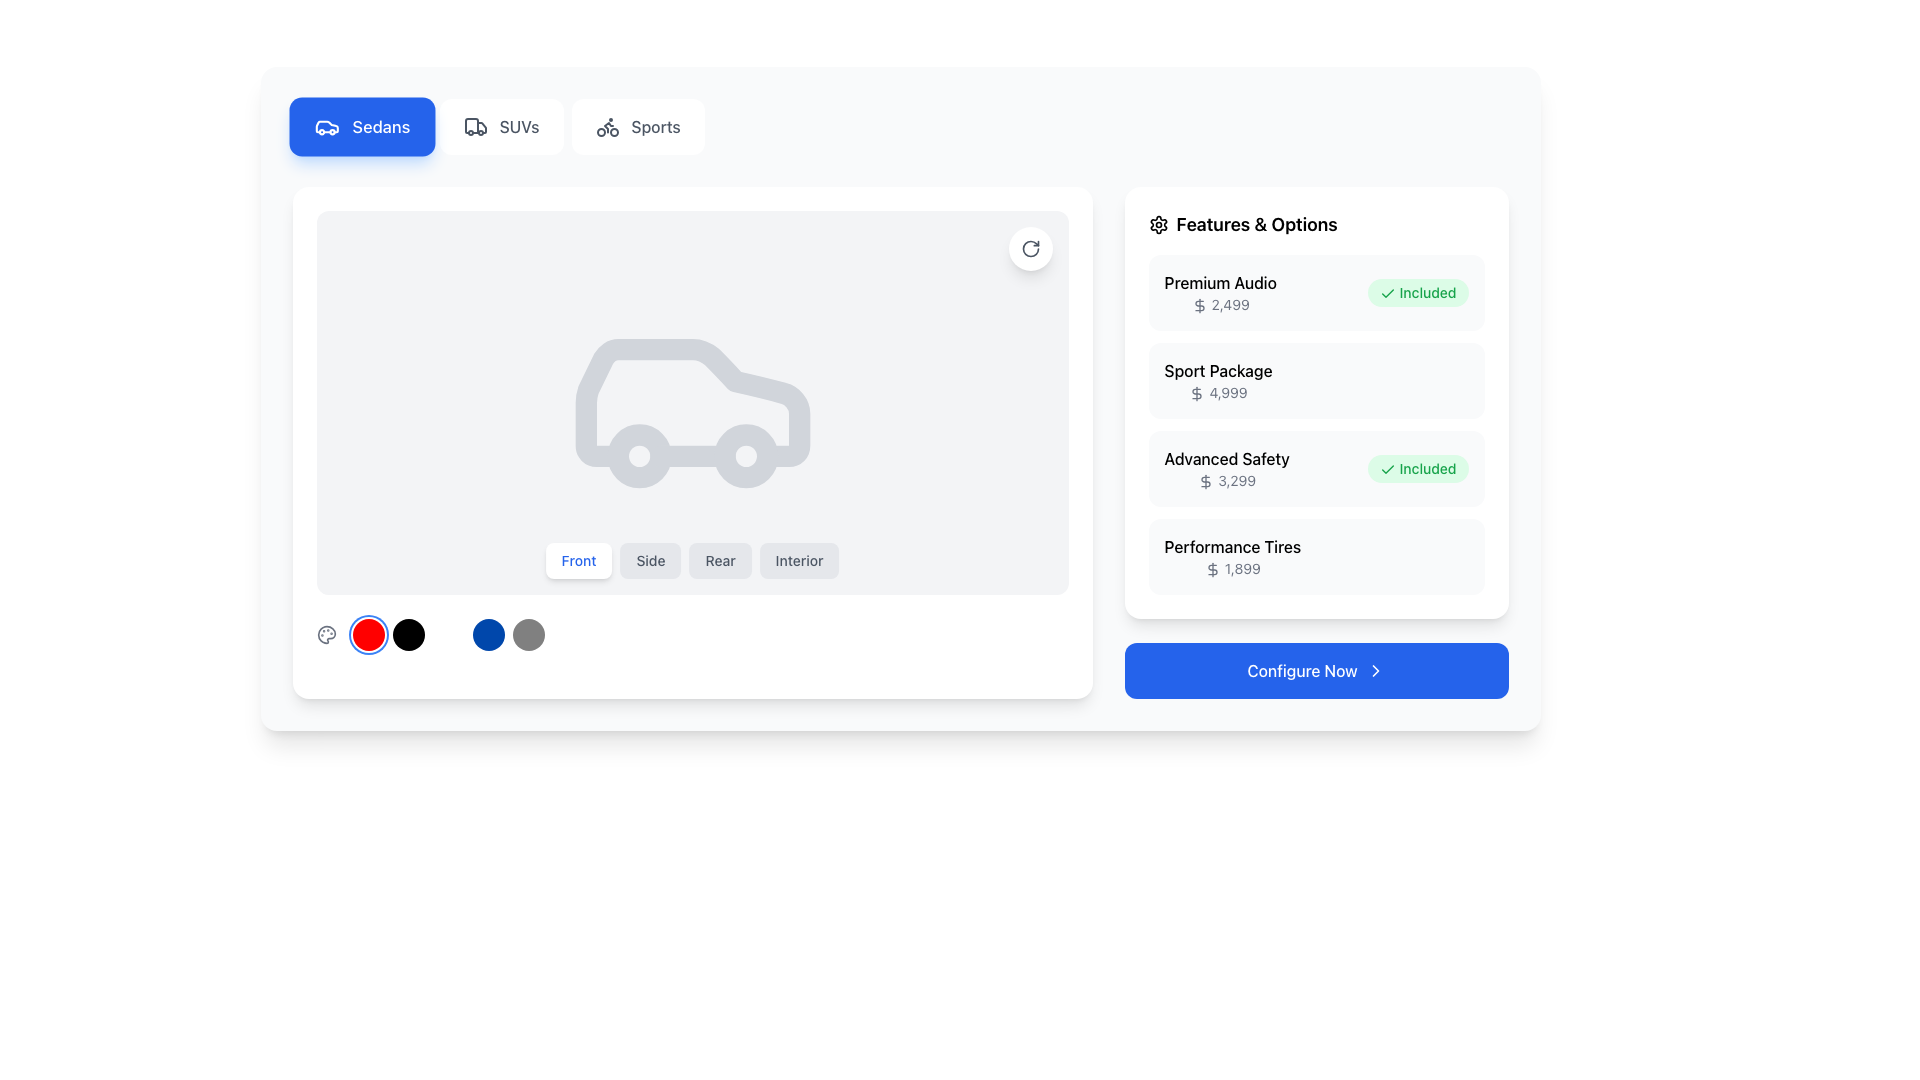 This screenshot has width=1920, height=1080. I want to click on the blue button located at the bottom of the 'Features & Options' card to initiate the configuration process, so click(1316, 671).